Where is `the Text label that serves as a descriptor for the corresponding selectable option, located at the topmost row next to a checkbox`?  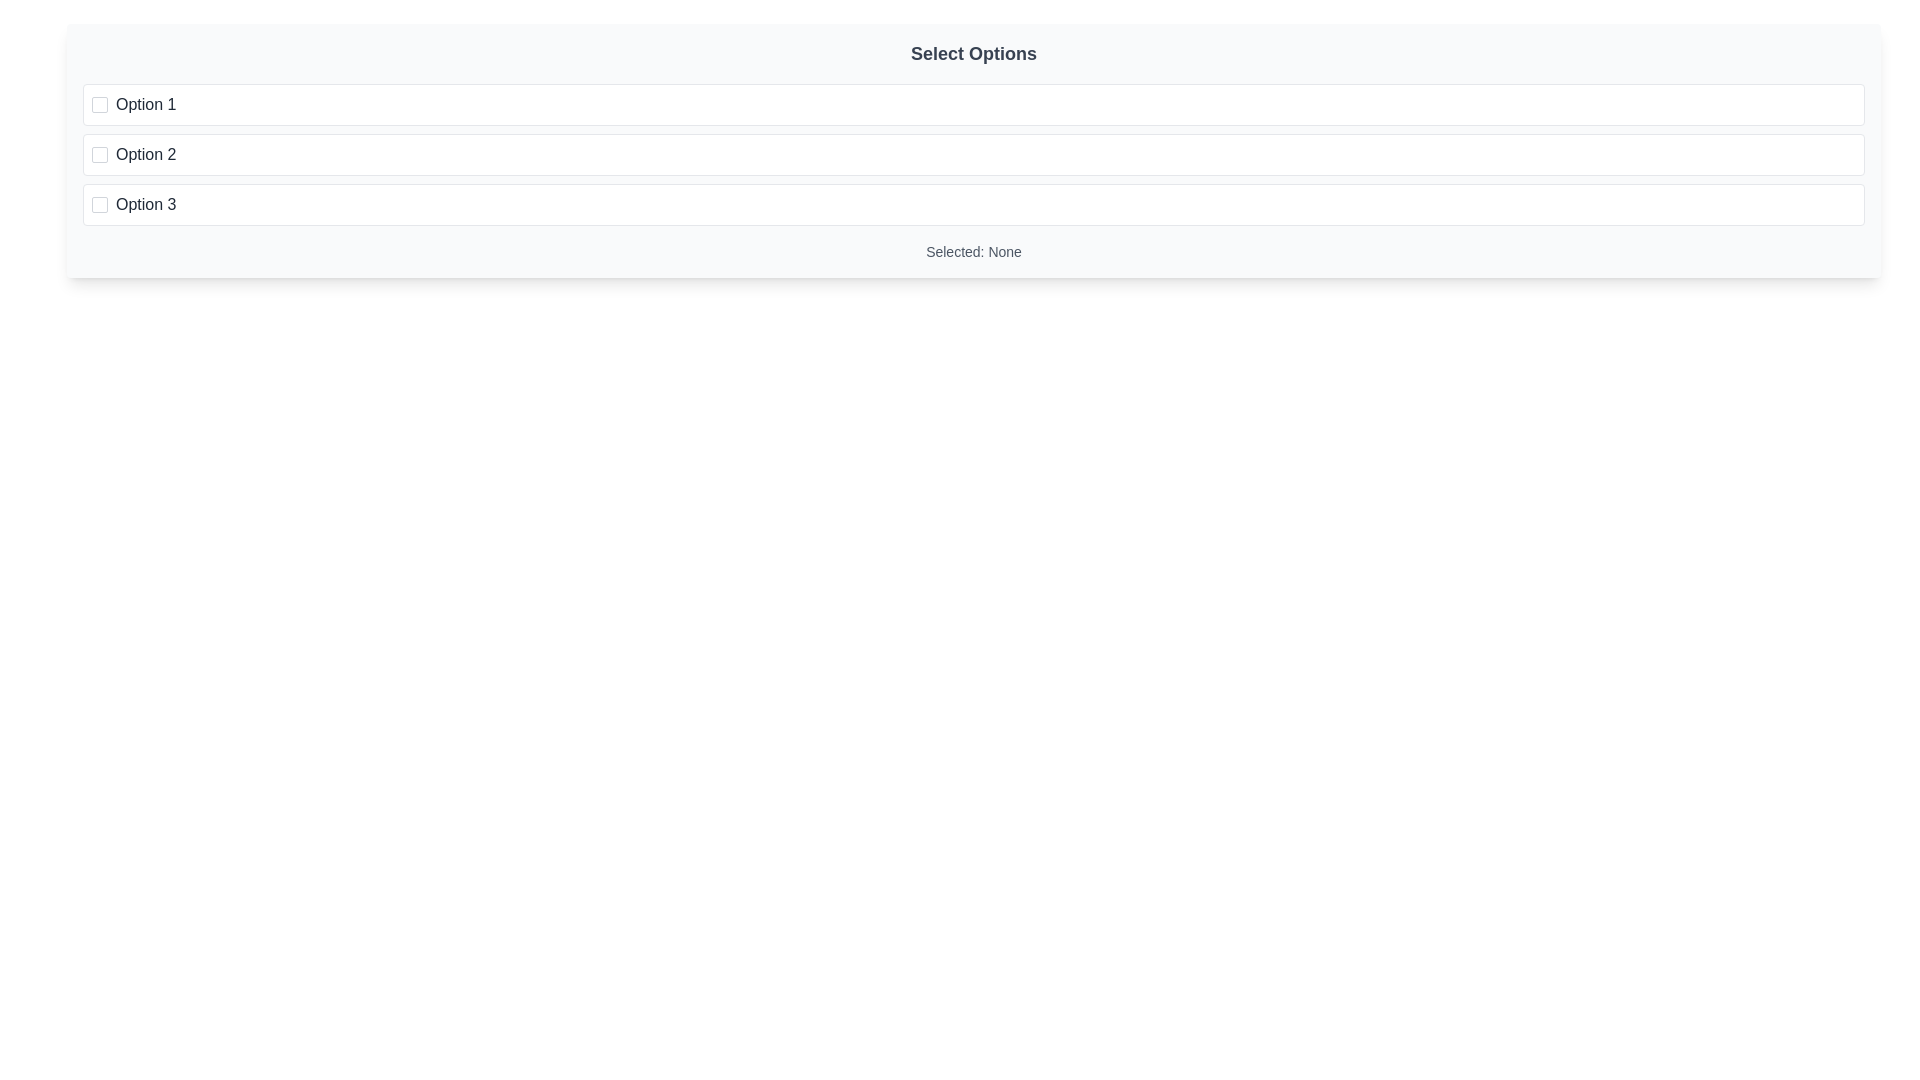
the Text label that serves as a descriptor for the corresponding selectable option, located at the topmost row next to a checkbox is located at coordinates (145, 104).